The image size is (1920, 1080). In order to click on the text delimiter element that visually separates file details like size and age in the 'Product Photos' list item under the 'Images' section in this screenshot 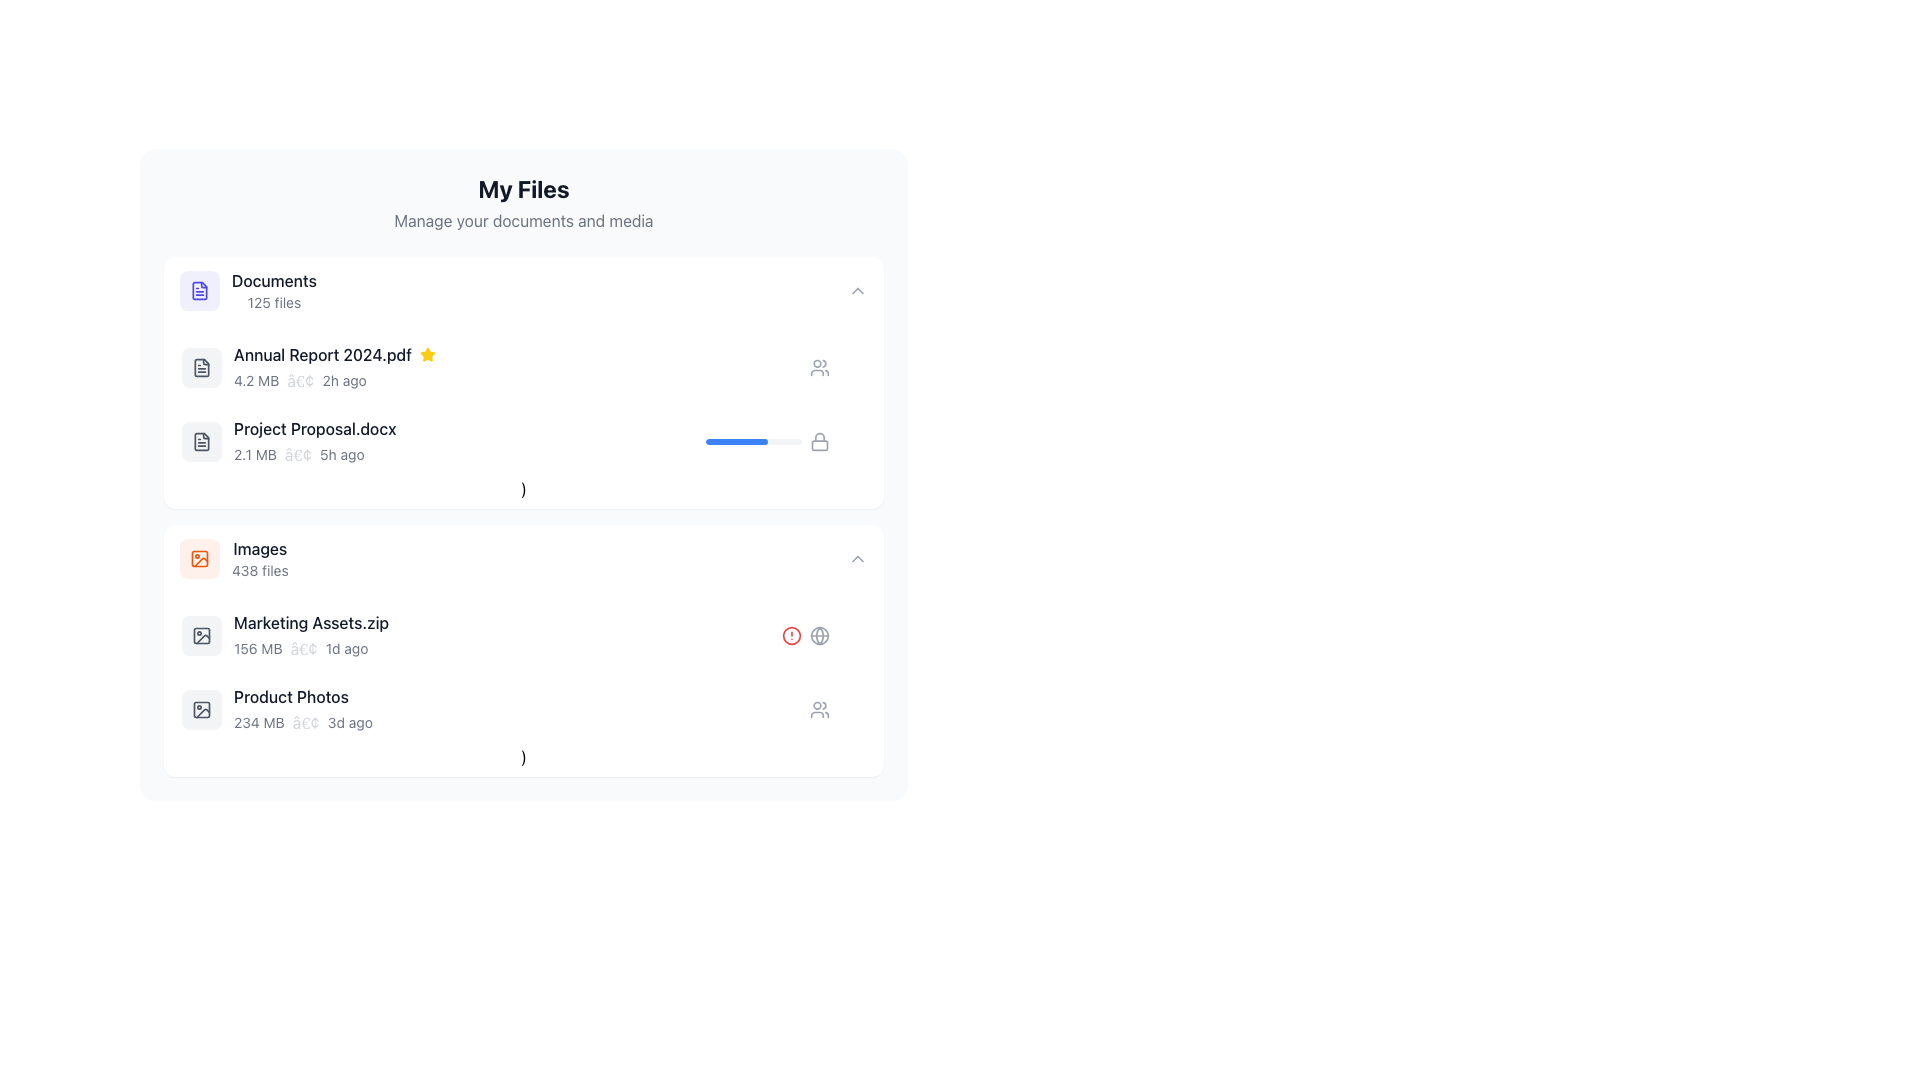, I will do `click(305, 722)`.